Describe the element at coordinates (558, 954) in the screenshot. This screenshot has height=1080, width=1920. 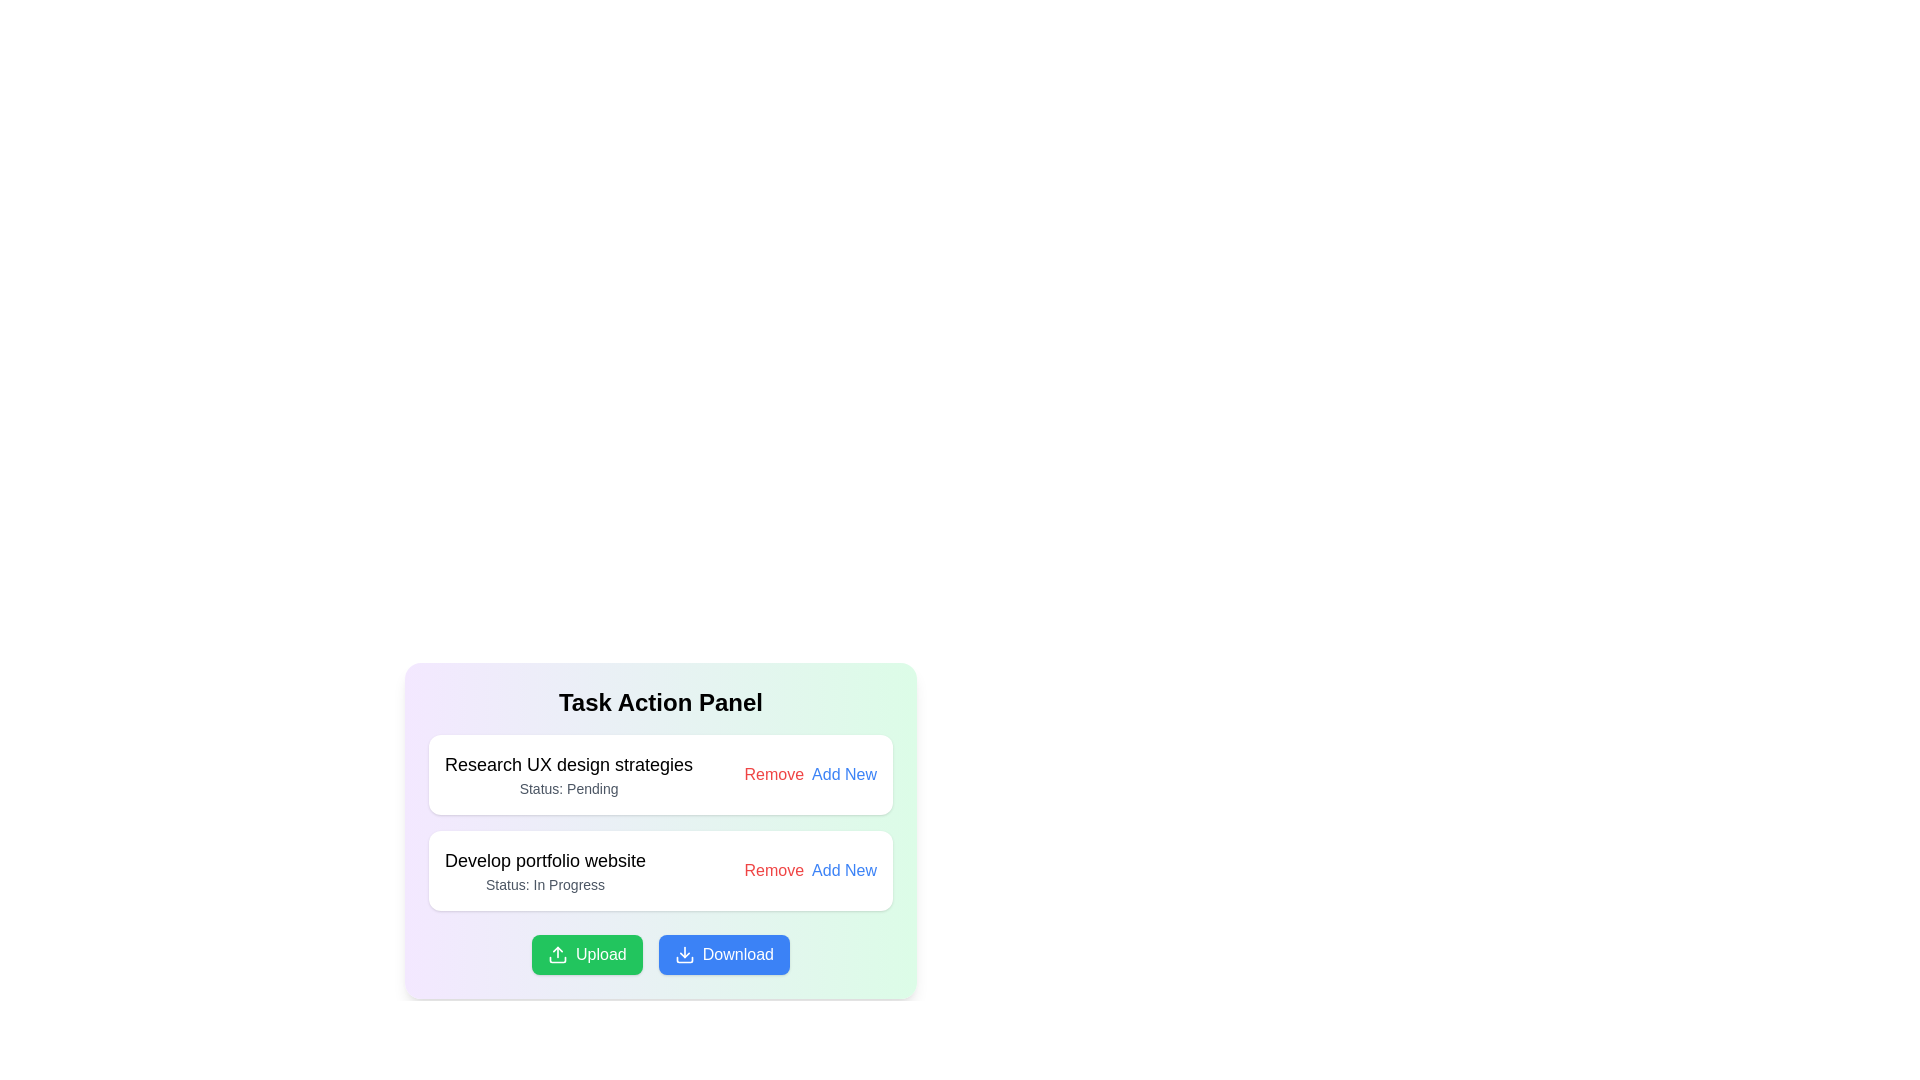
I see `the small upward arrow icon with a minimalist style, which is white on a green background, located to the left of the 'Upload' text in the green button at the bottom-left of the 'Task Action Panel'` at that location.